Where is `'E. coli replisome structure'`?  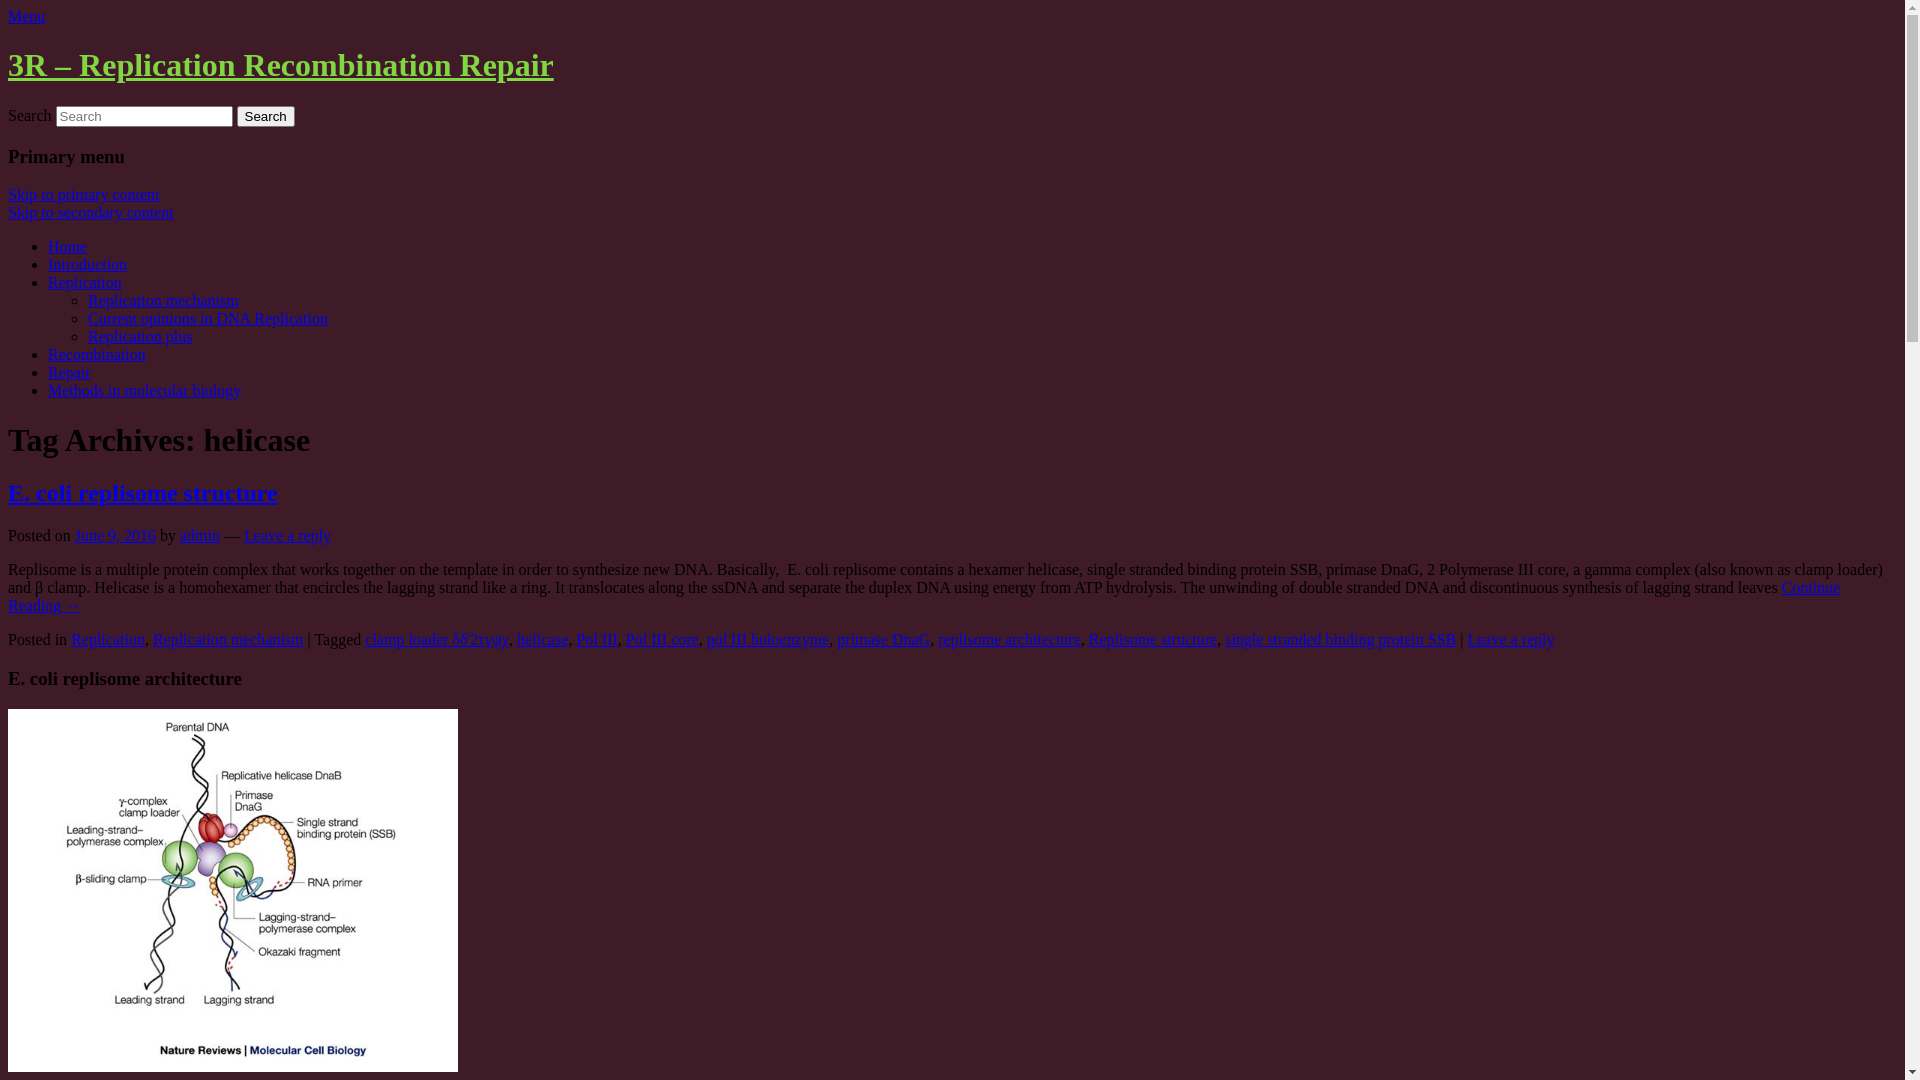
'E. coli replisome structure' is located at coordinates (8, 493).